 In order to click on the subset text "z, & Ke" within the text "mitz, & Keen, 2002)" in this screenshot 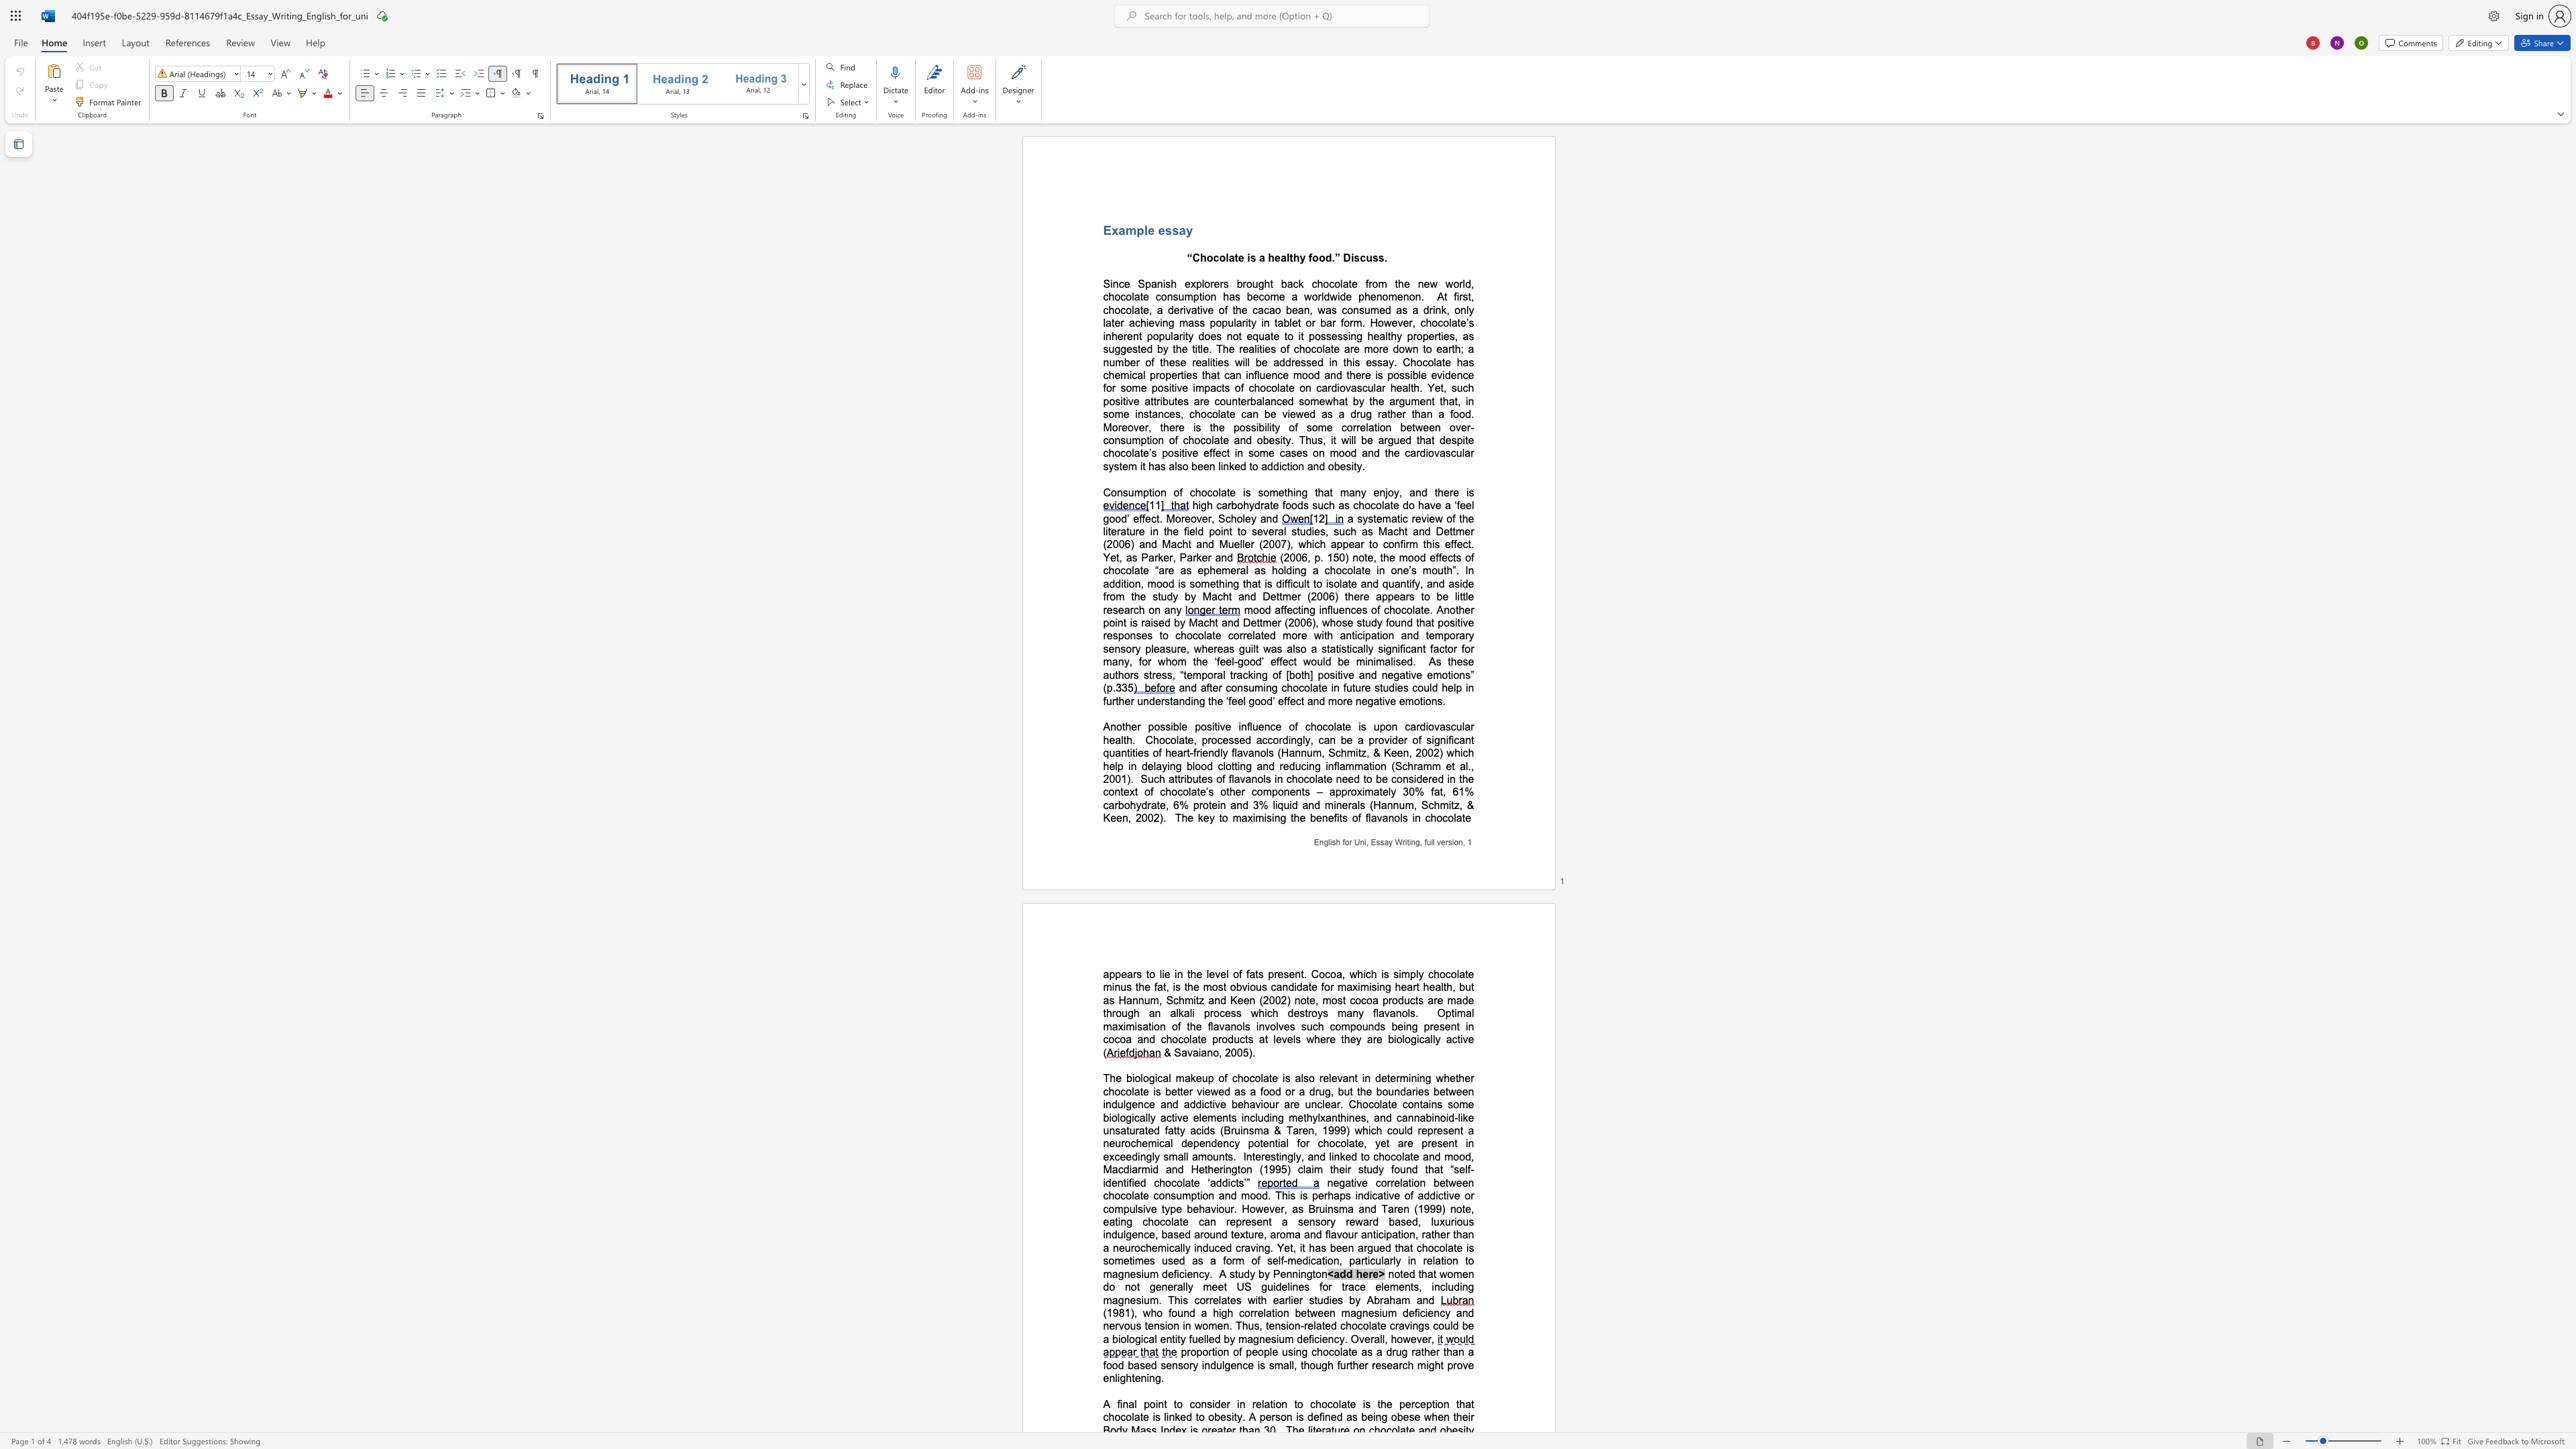, I will do `click(1453, 805)`.